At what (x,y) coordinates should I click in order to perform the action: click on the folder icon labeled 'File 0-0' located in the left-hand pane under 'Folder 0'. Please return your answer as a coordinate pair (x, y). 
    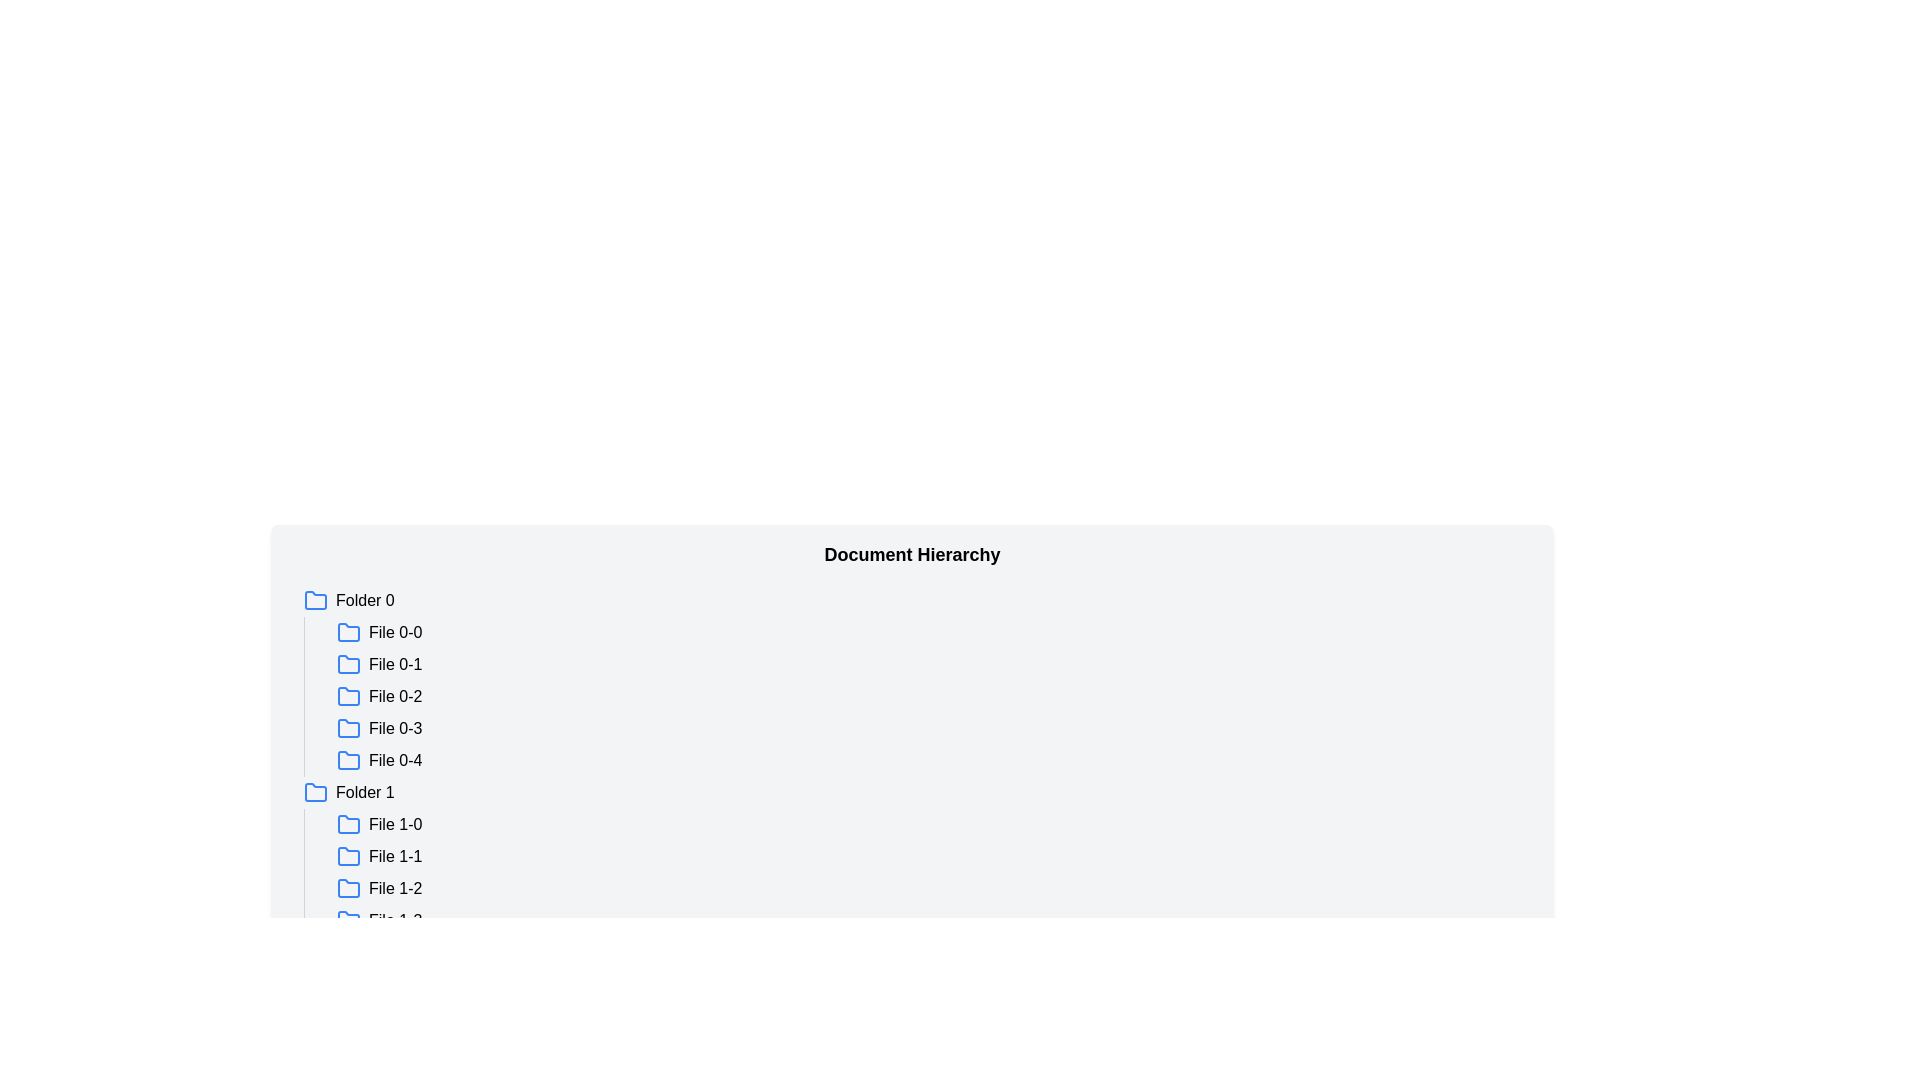
    Looking at the image, I should click on (349, 632).